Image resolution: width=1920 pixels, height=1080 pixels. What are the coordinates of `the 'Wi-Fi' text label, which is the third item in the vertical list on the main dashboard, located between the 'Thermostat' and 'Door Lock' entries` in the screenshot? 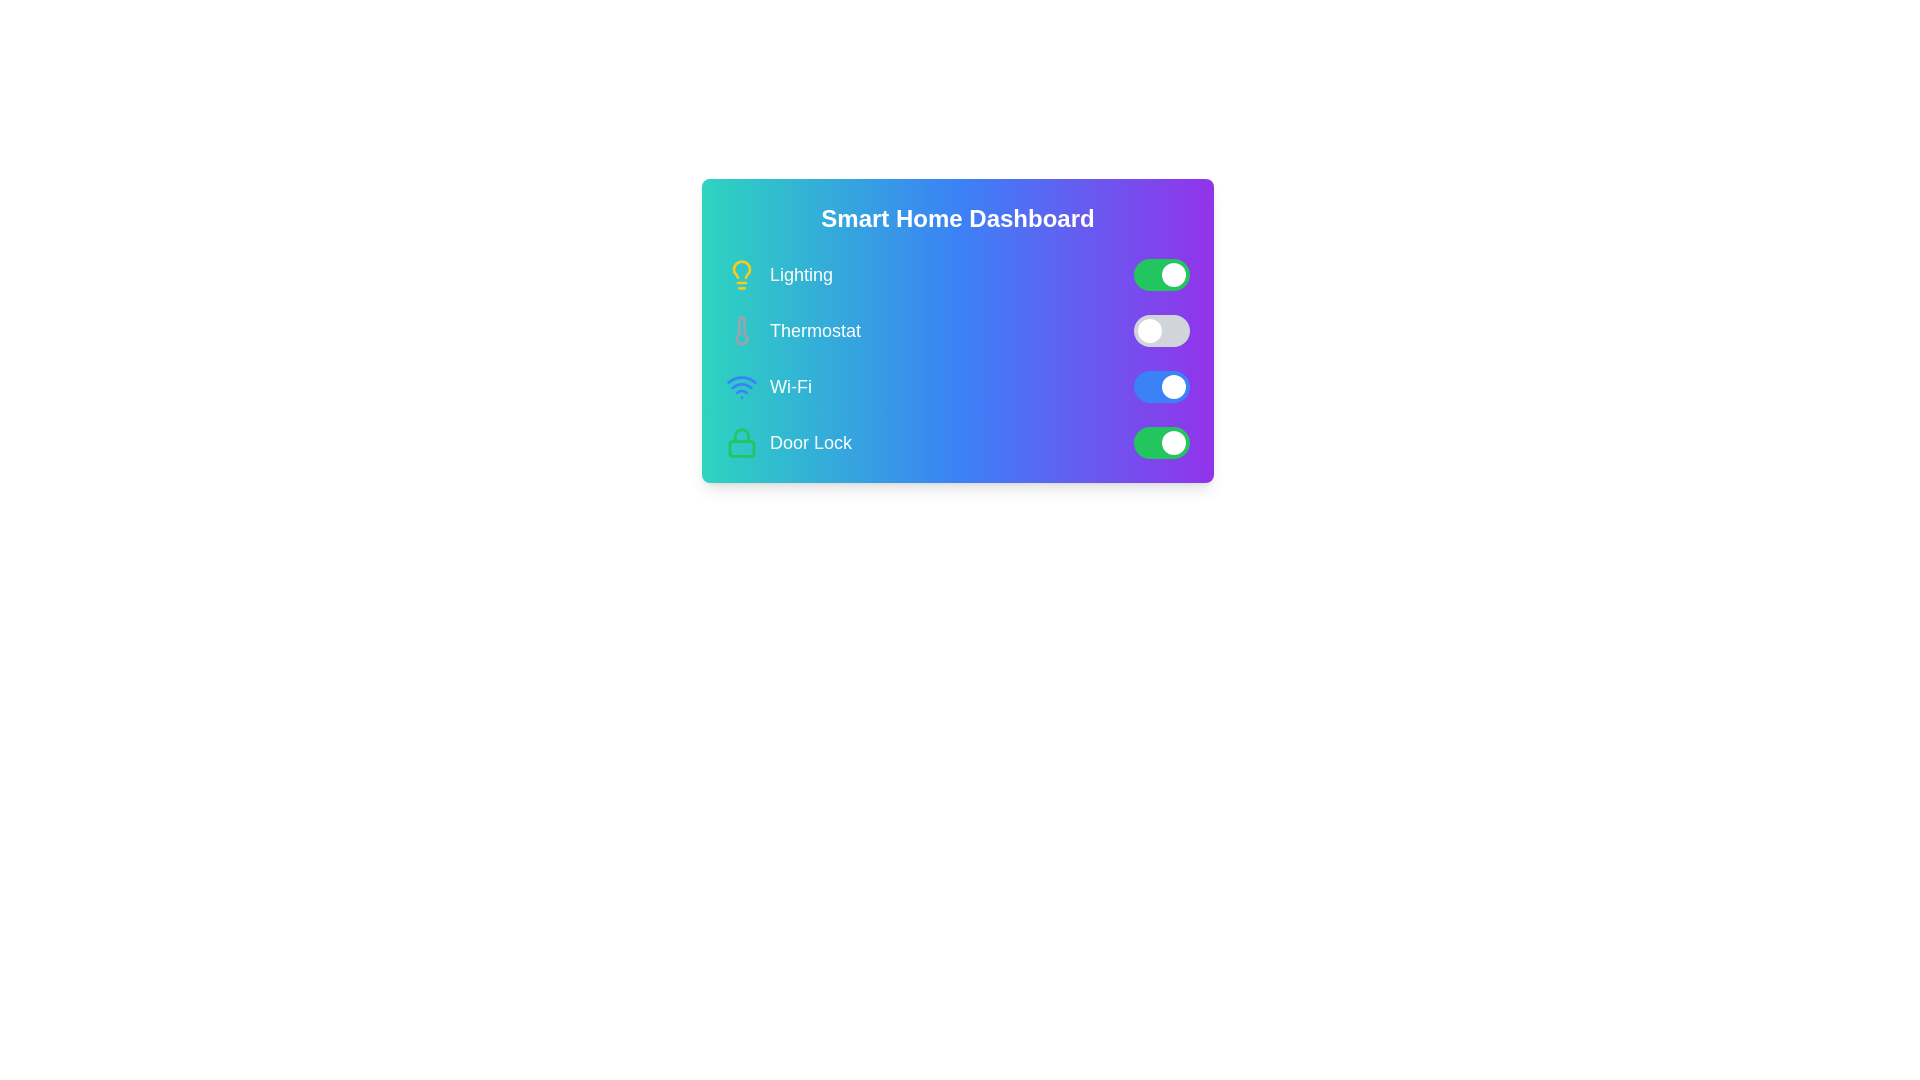 It's located at (790, 386).